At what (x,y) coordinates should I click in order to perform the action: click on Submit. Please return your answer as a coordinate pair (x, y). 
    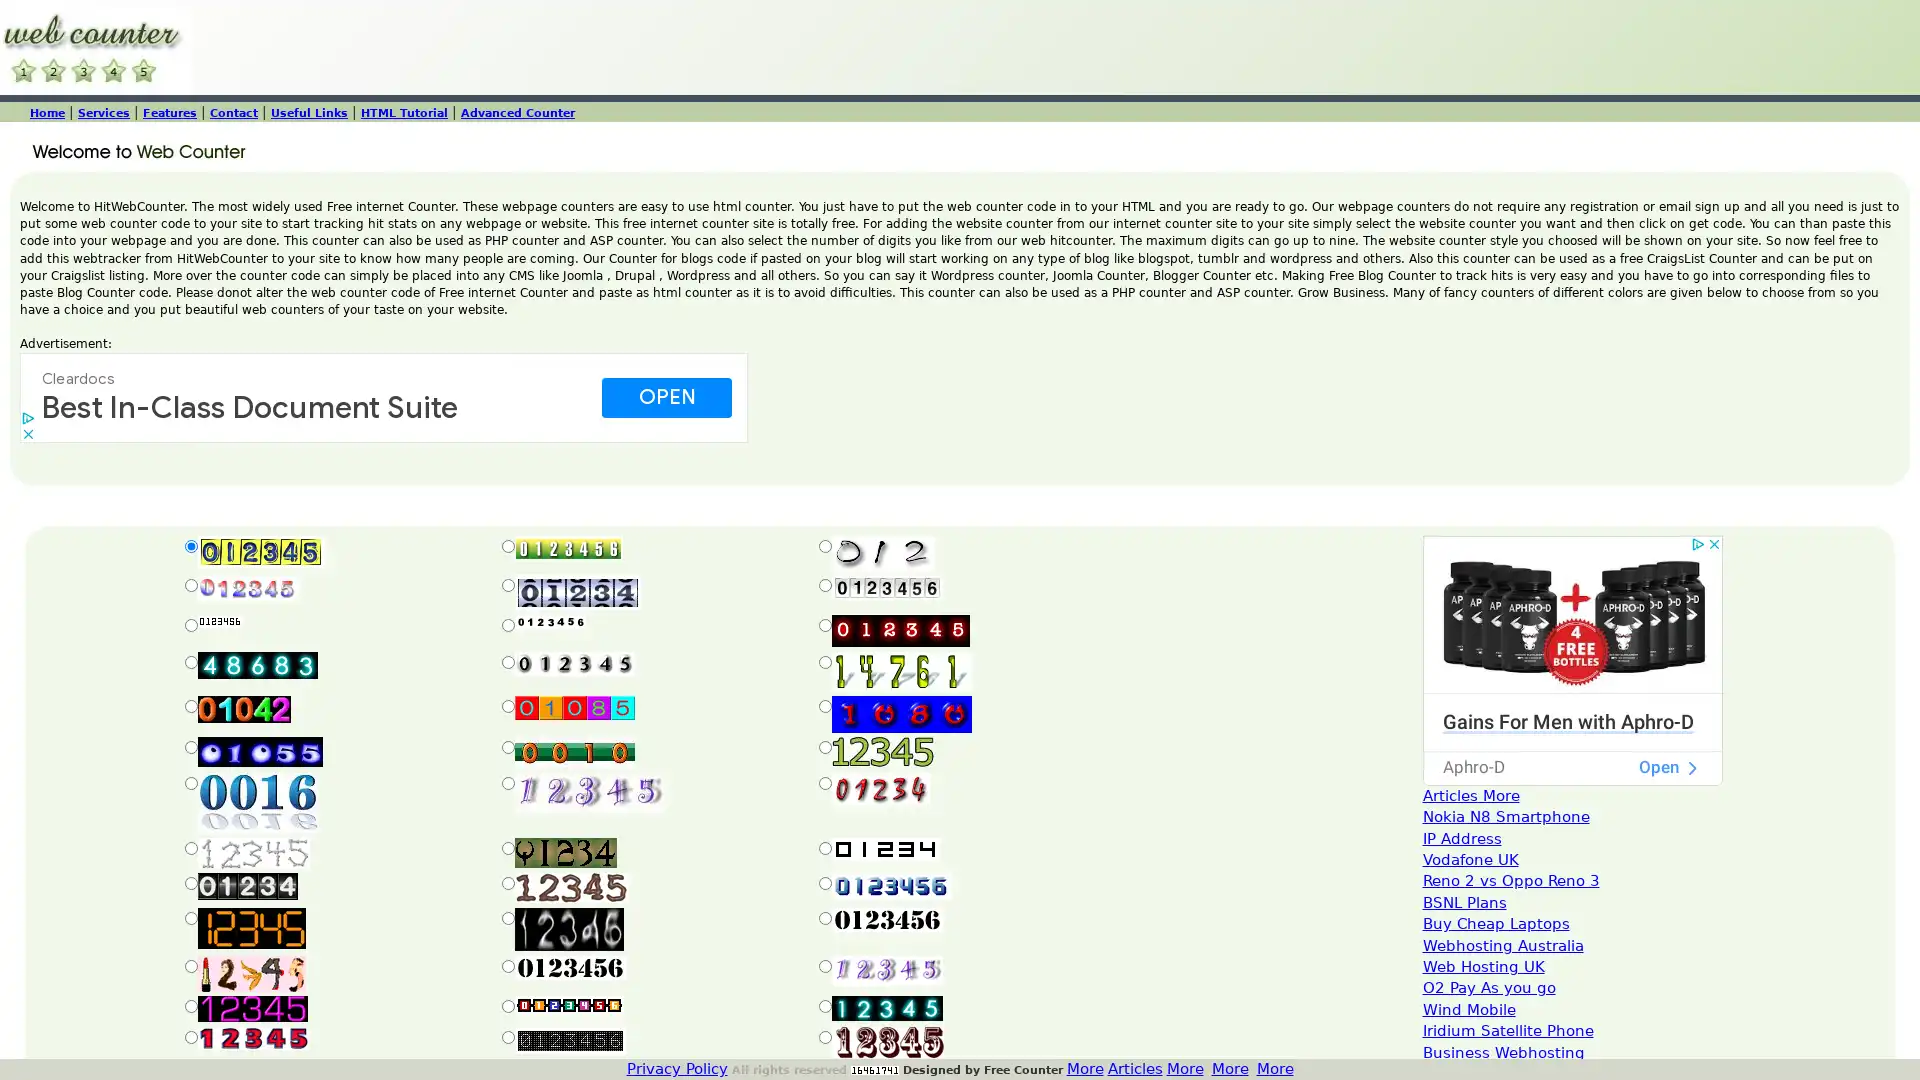
    Looking at the image, I should click on (573, 663).